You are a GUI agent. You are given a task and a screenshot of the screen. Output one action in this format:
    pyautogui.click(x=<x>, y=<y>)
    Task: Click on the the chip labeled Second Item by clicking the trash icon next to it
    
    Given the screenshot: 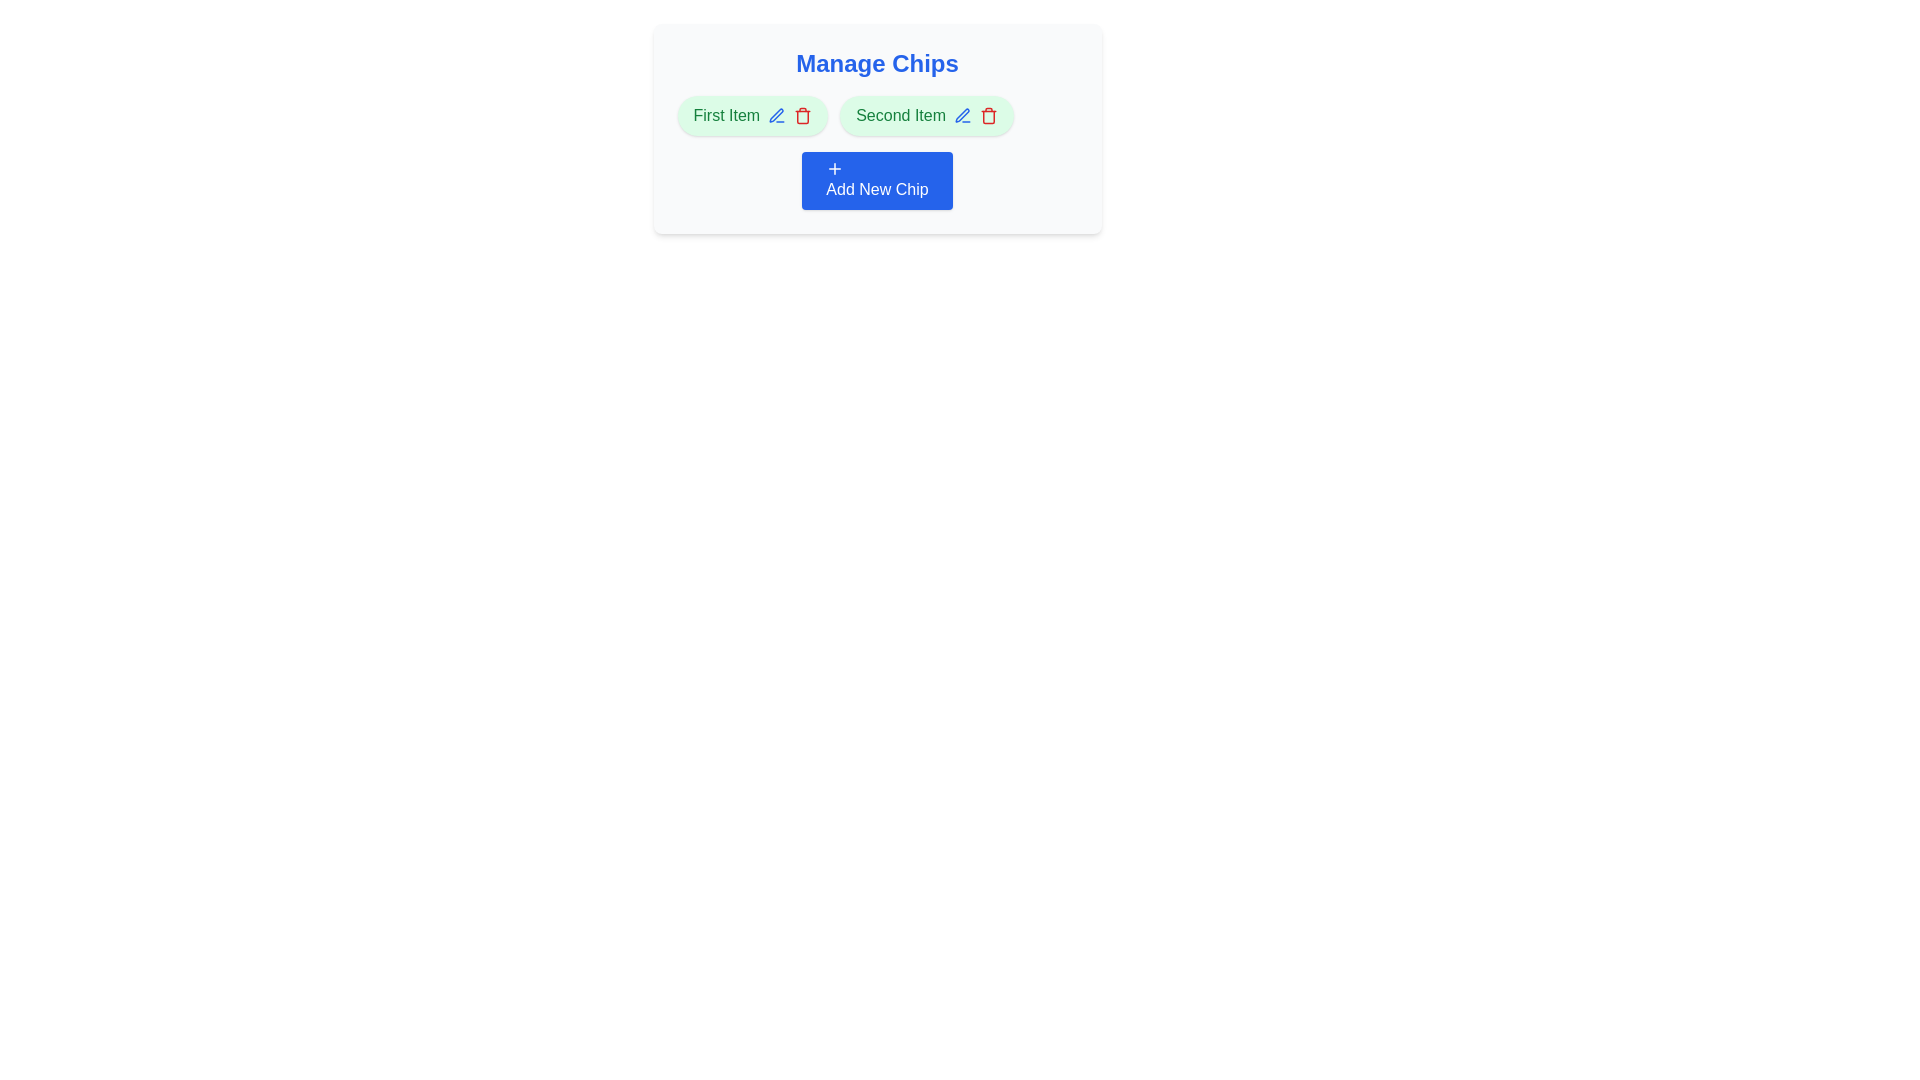 What is the action you would take?
    pyautogui.click(x=988, y=115)
    